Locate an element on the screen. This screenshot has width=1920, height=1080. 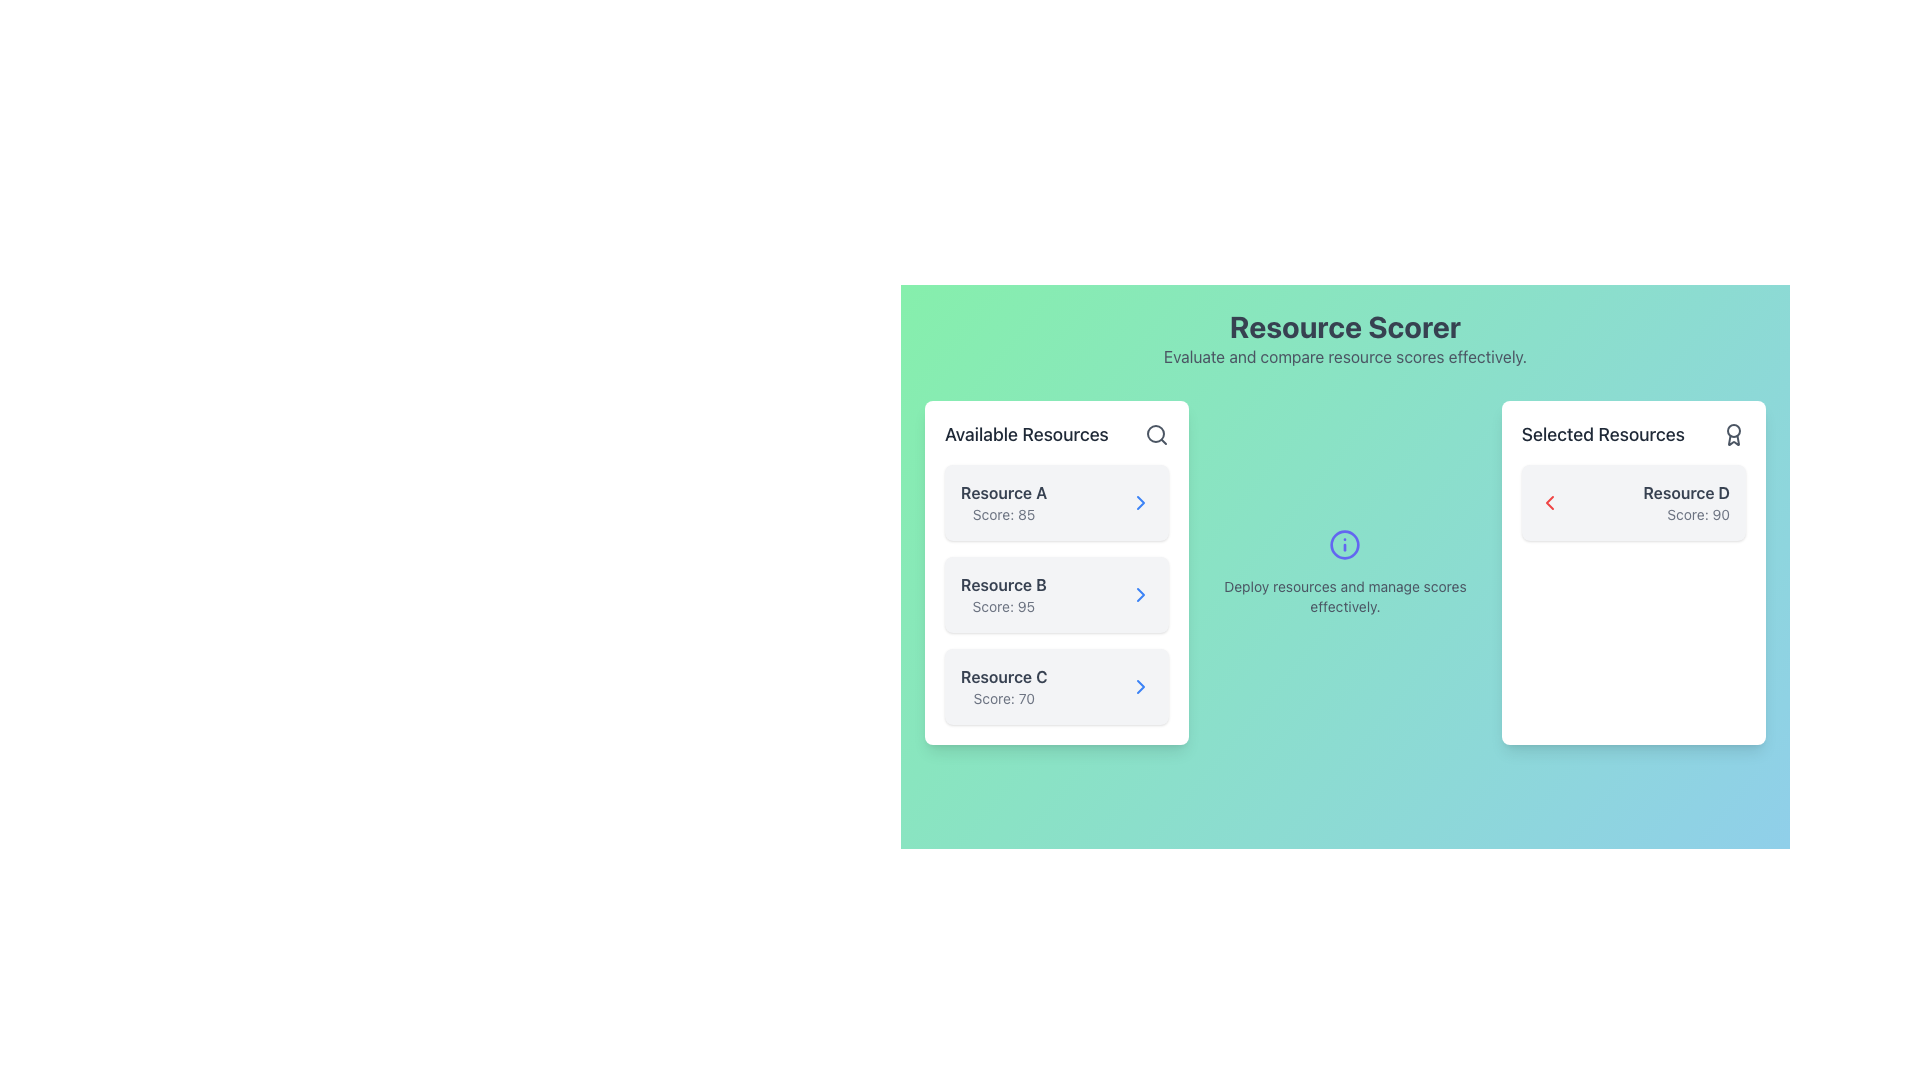
the Header section titled 'Resource Scorer' to potentially reveal additional tooltips or interactions is located at coordinates (1345, 338).